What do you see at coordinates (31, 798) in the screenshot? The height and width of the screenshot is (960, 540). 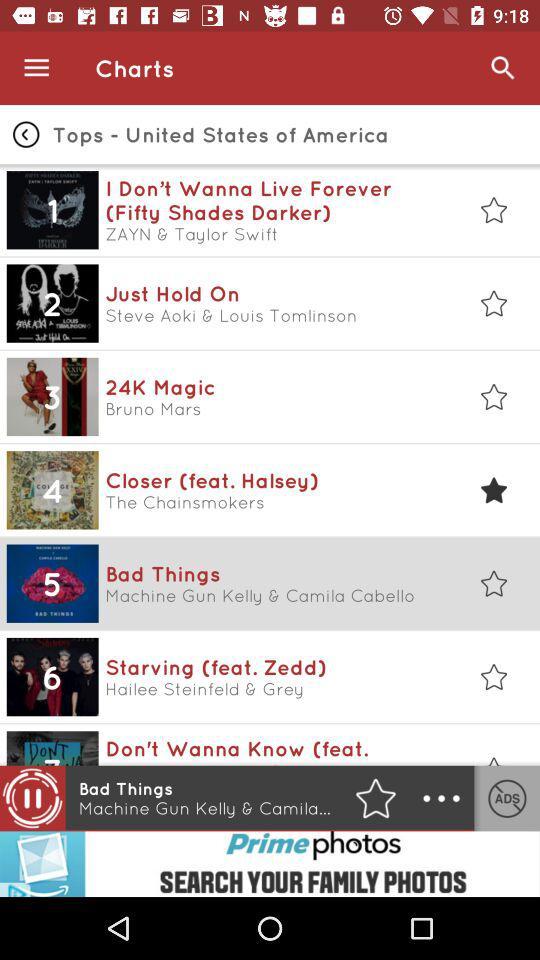 I see `the pause icon` at bounding box center [31, 798].